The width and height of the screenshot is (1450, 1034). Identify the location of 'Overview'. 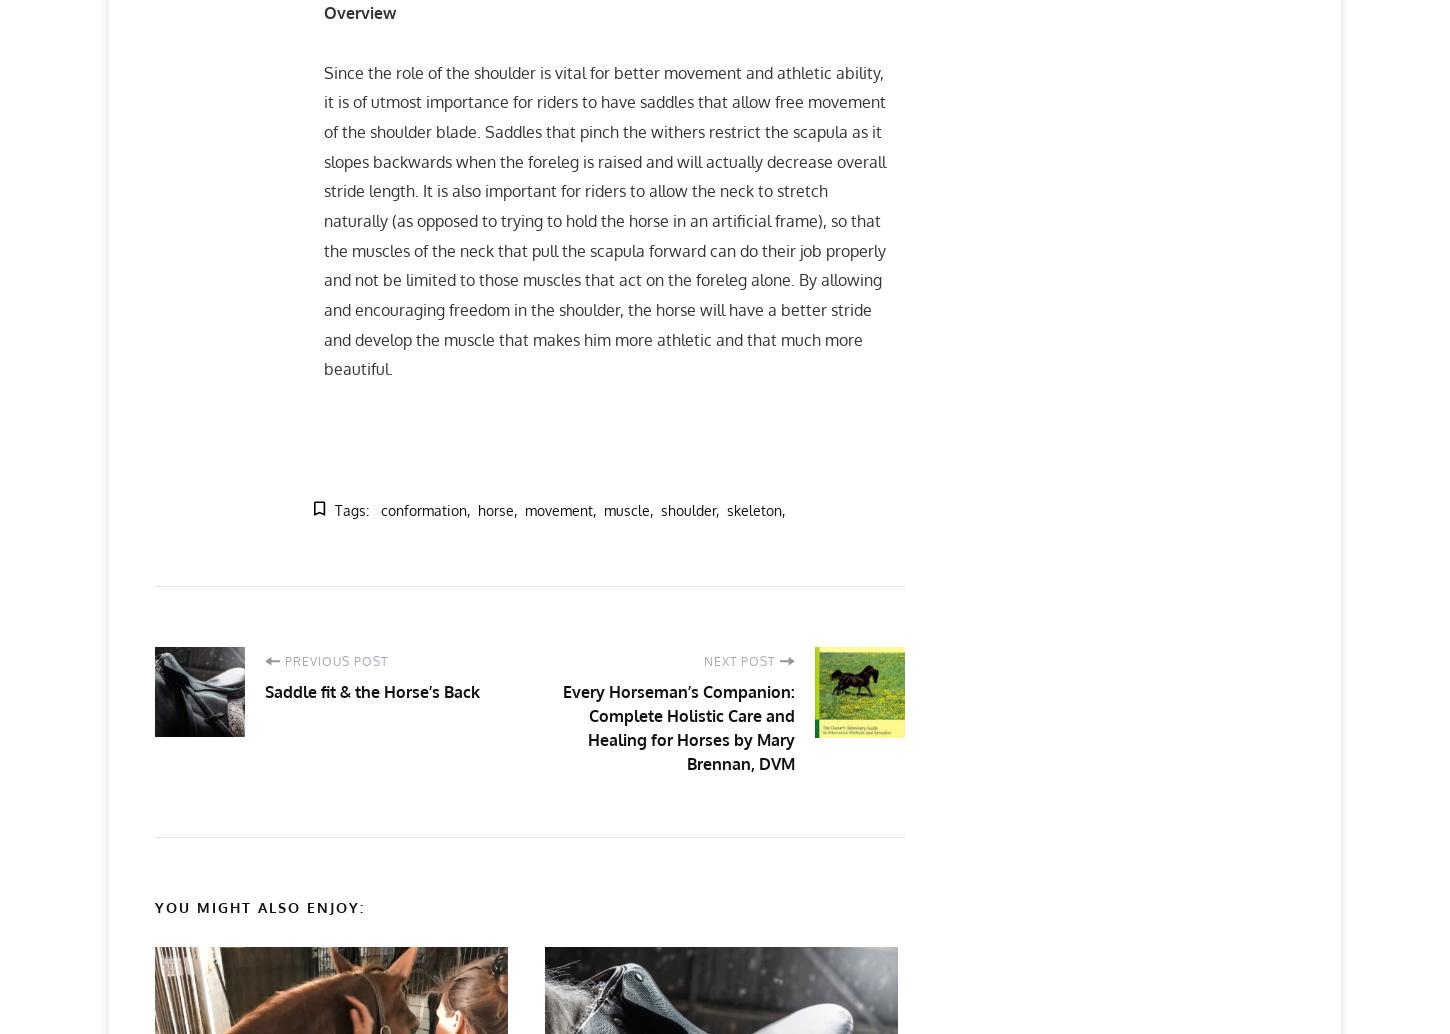
(323, 11).